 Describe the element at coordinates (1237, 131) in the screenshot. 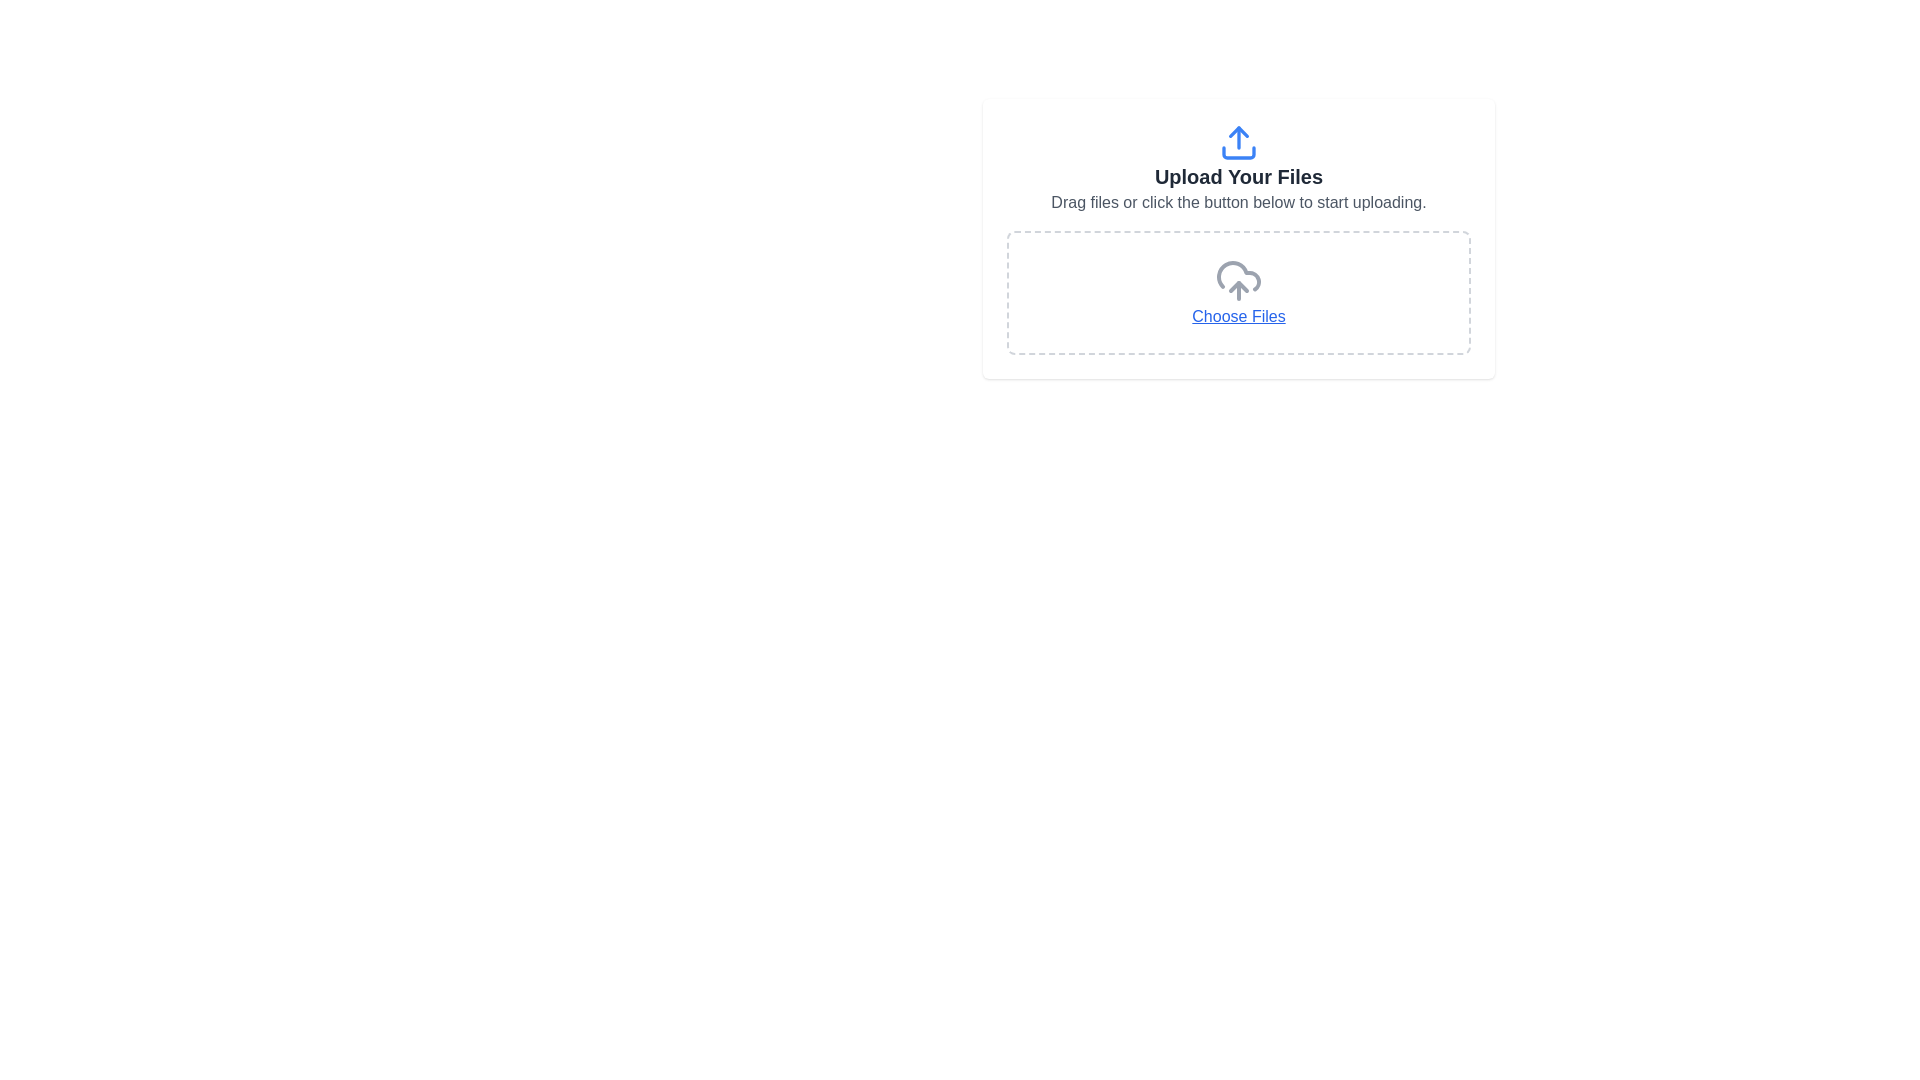

I see `the blue polygonal shape forming an upward-pointing arrowhead in the upload icon` at that location.